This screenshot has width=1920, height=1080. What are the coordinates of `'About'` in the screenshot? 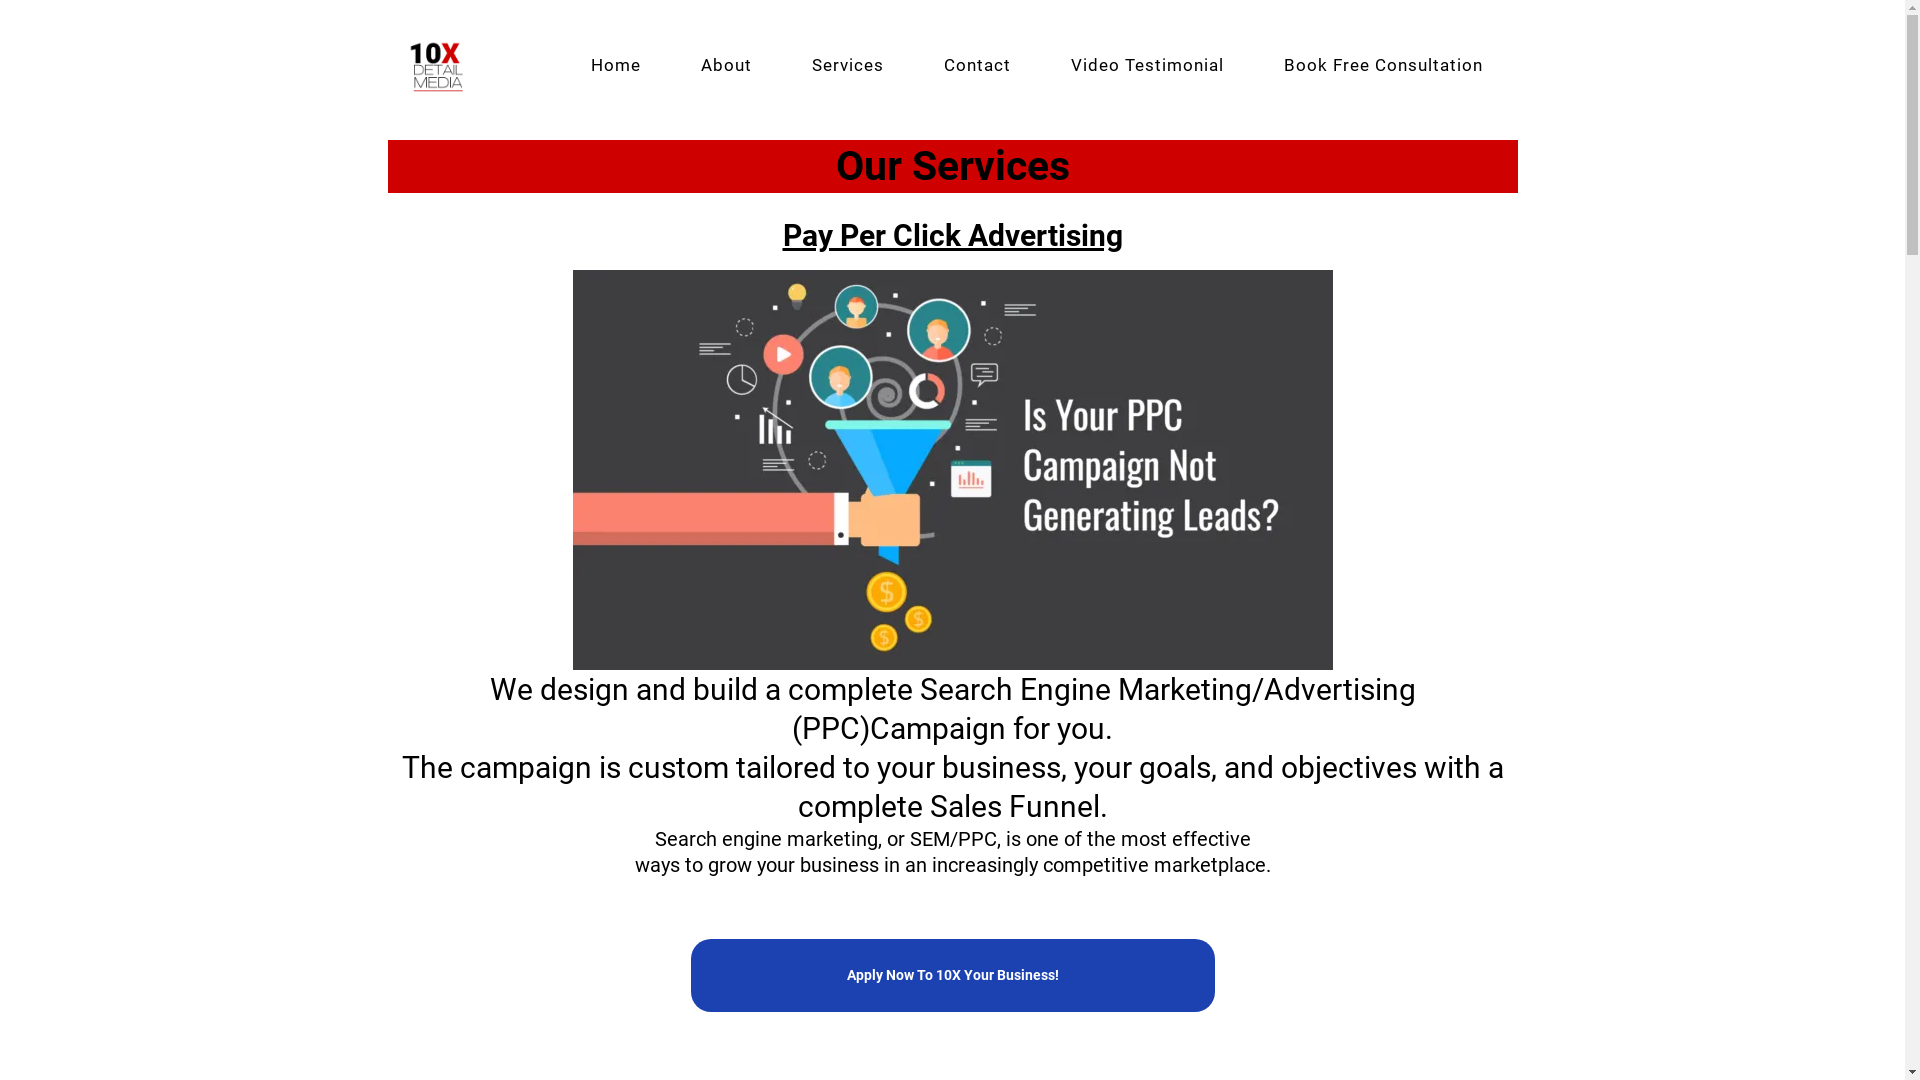 It's located at (724, 64).